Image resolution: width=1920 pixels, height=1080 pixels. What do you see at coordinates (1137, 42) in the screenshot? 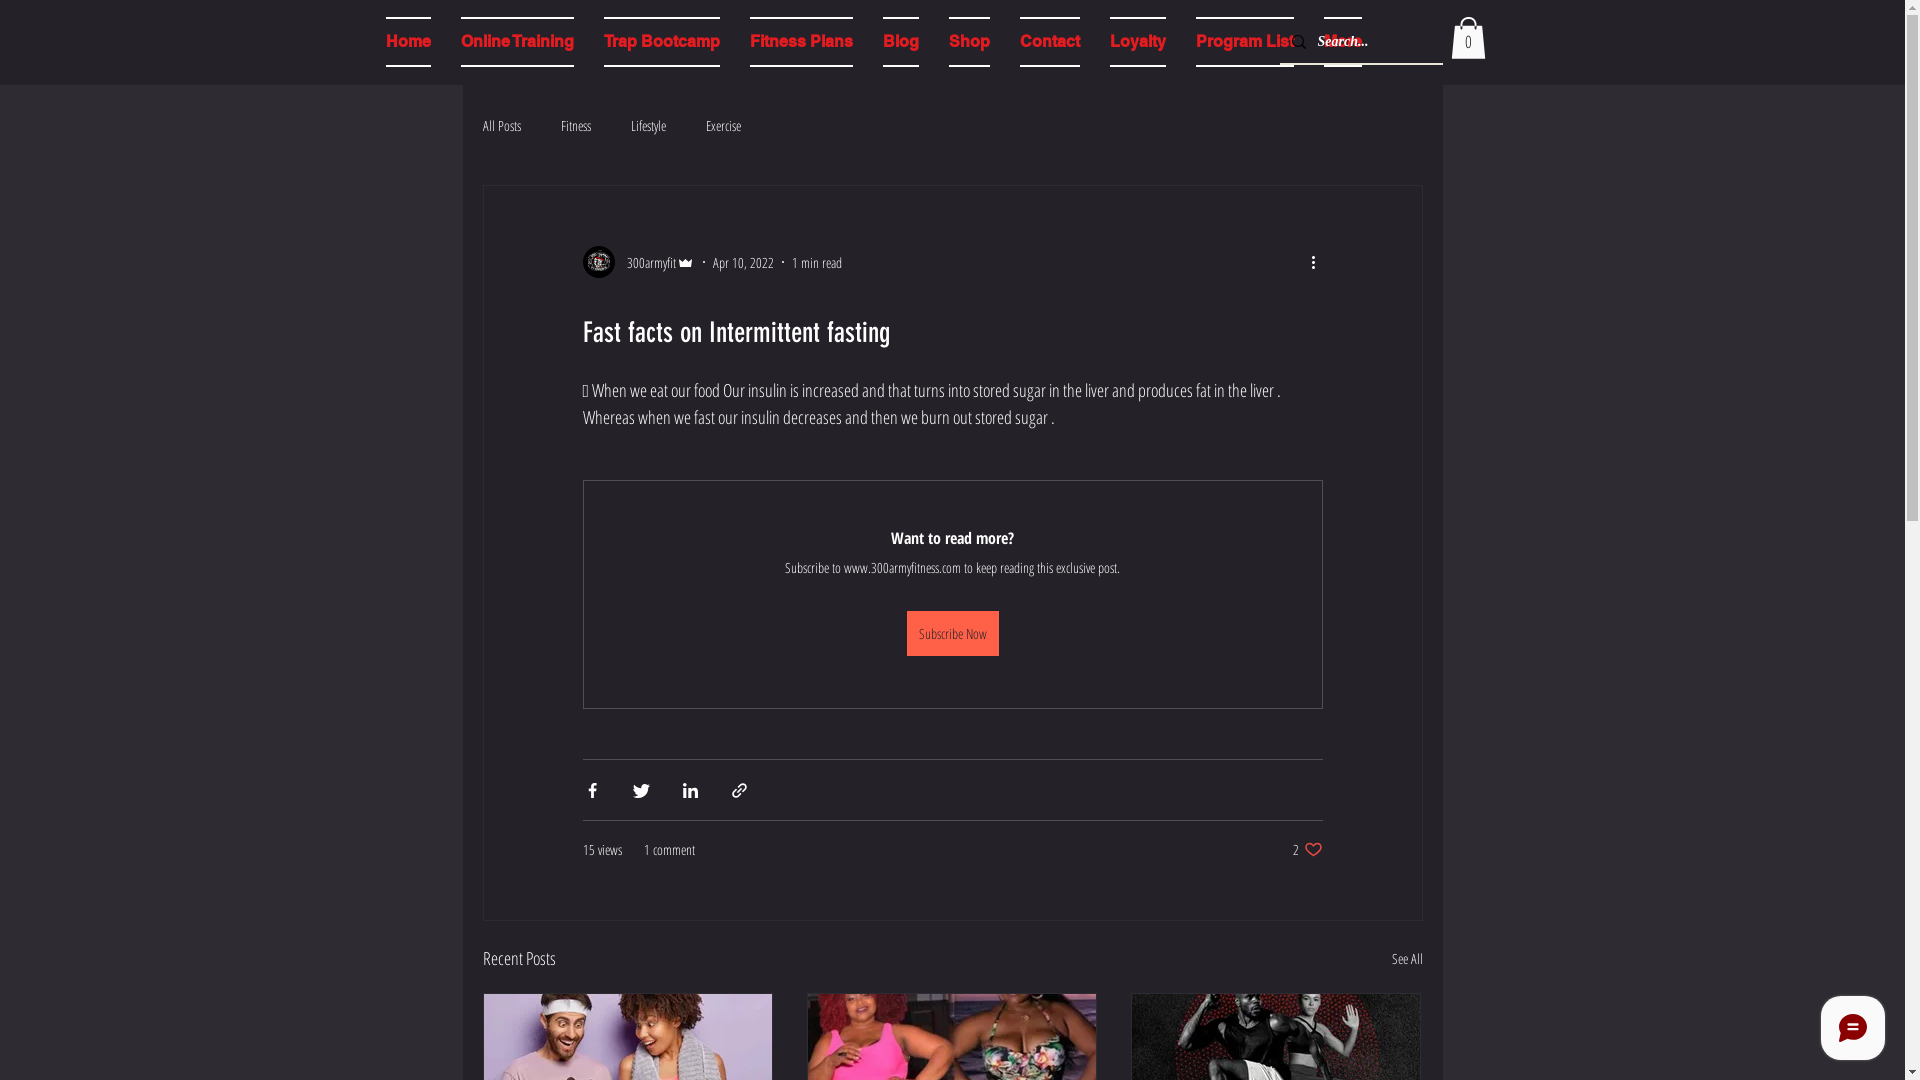
I see `'Loyalty'` at bounding box center [1137, 42].